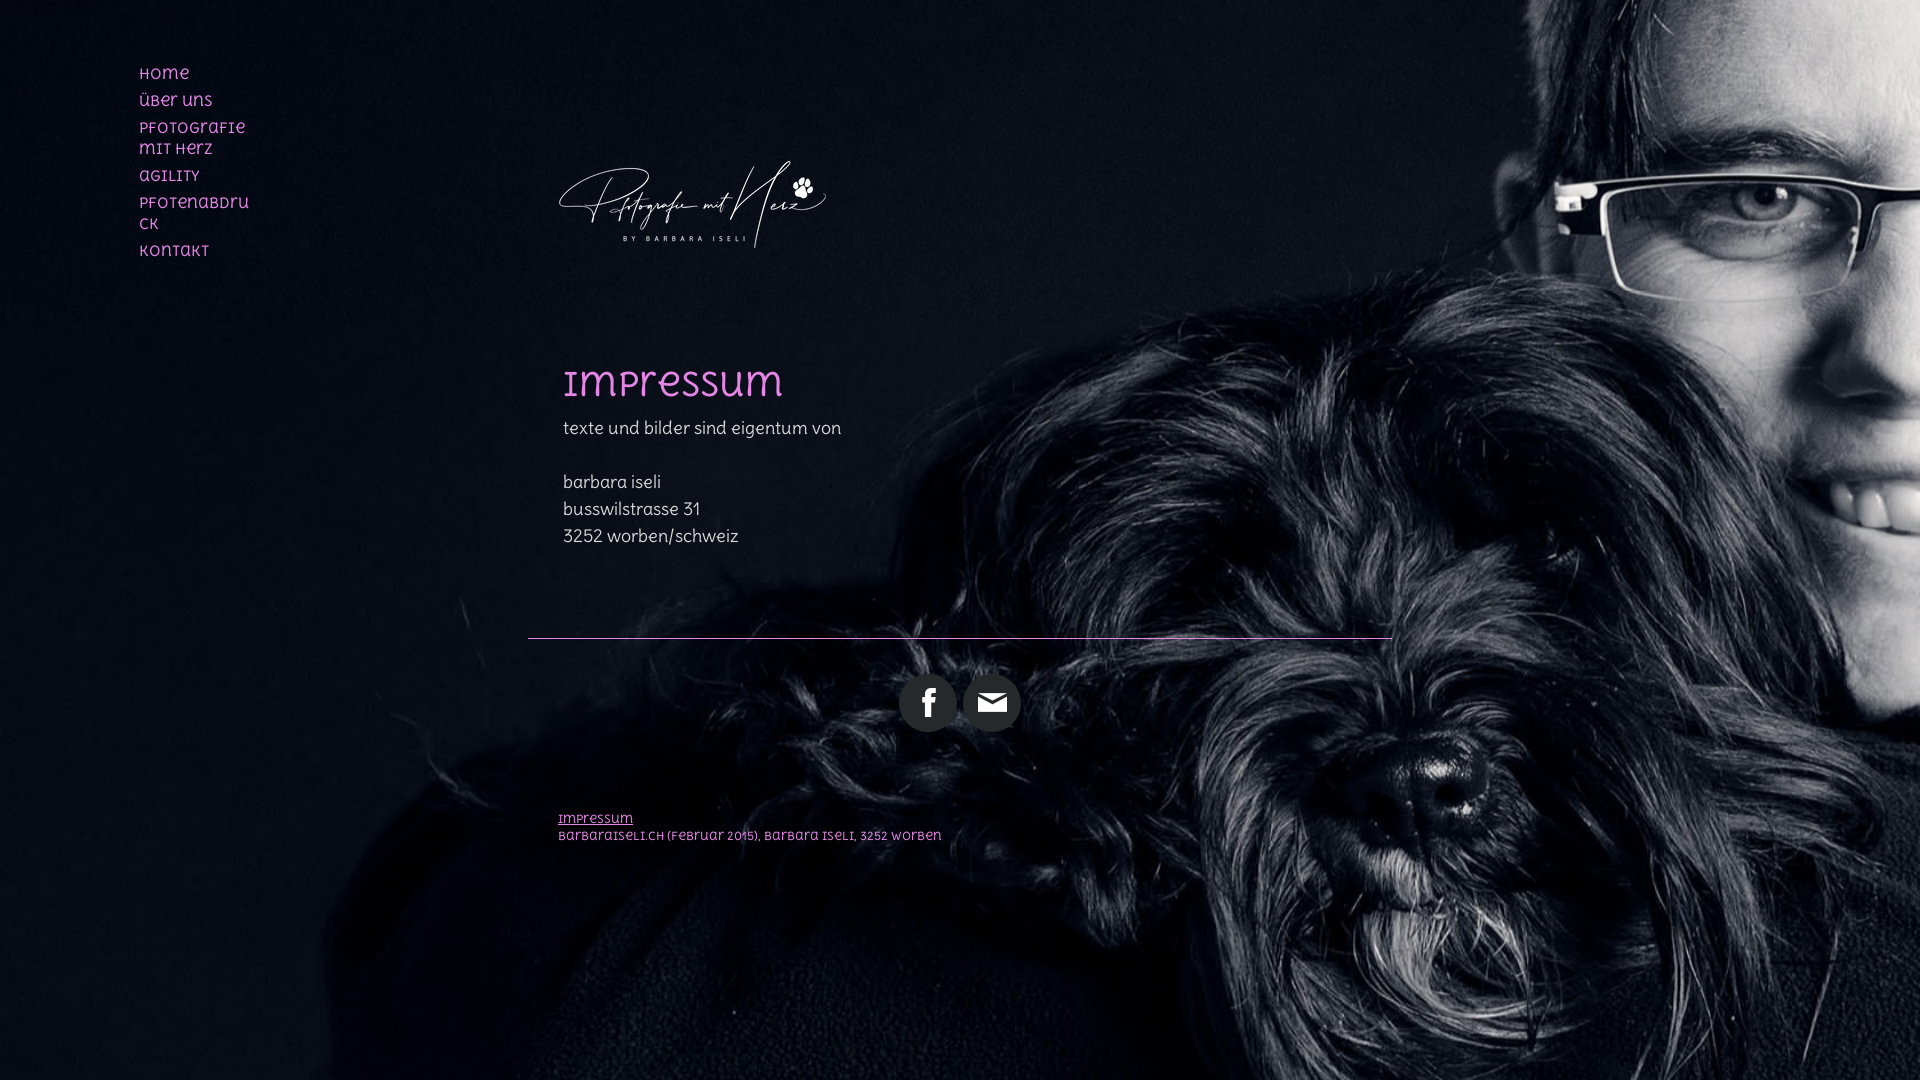  Describe the element at coordinates (196, 137) in the screenshot. I see `'pfotografie mit herz'` at that location.